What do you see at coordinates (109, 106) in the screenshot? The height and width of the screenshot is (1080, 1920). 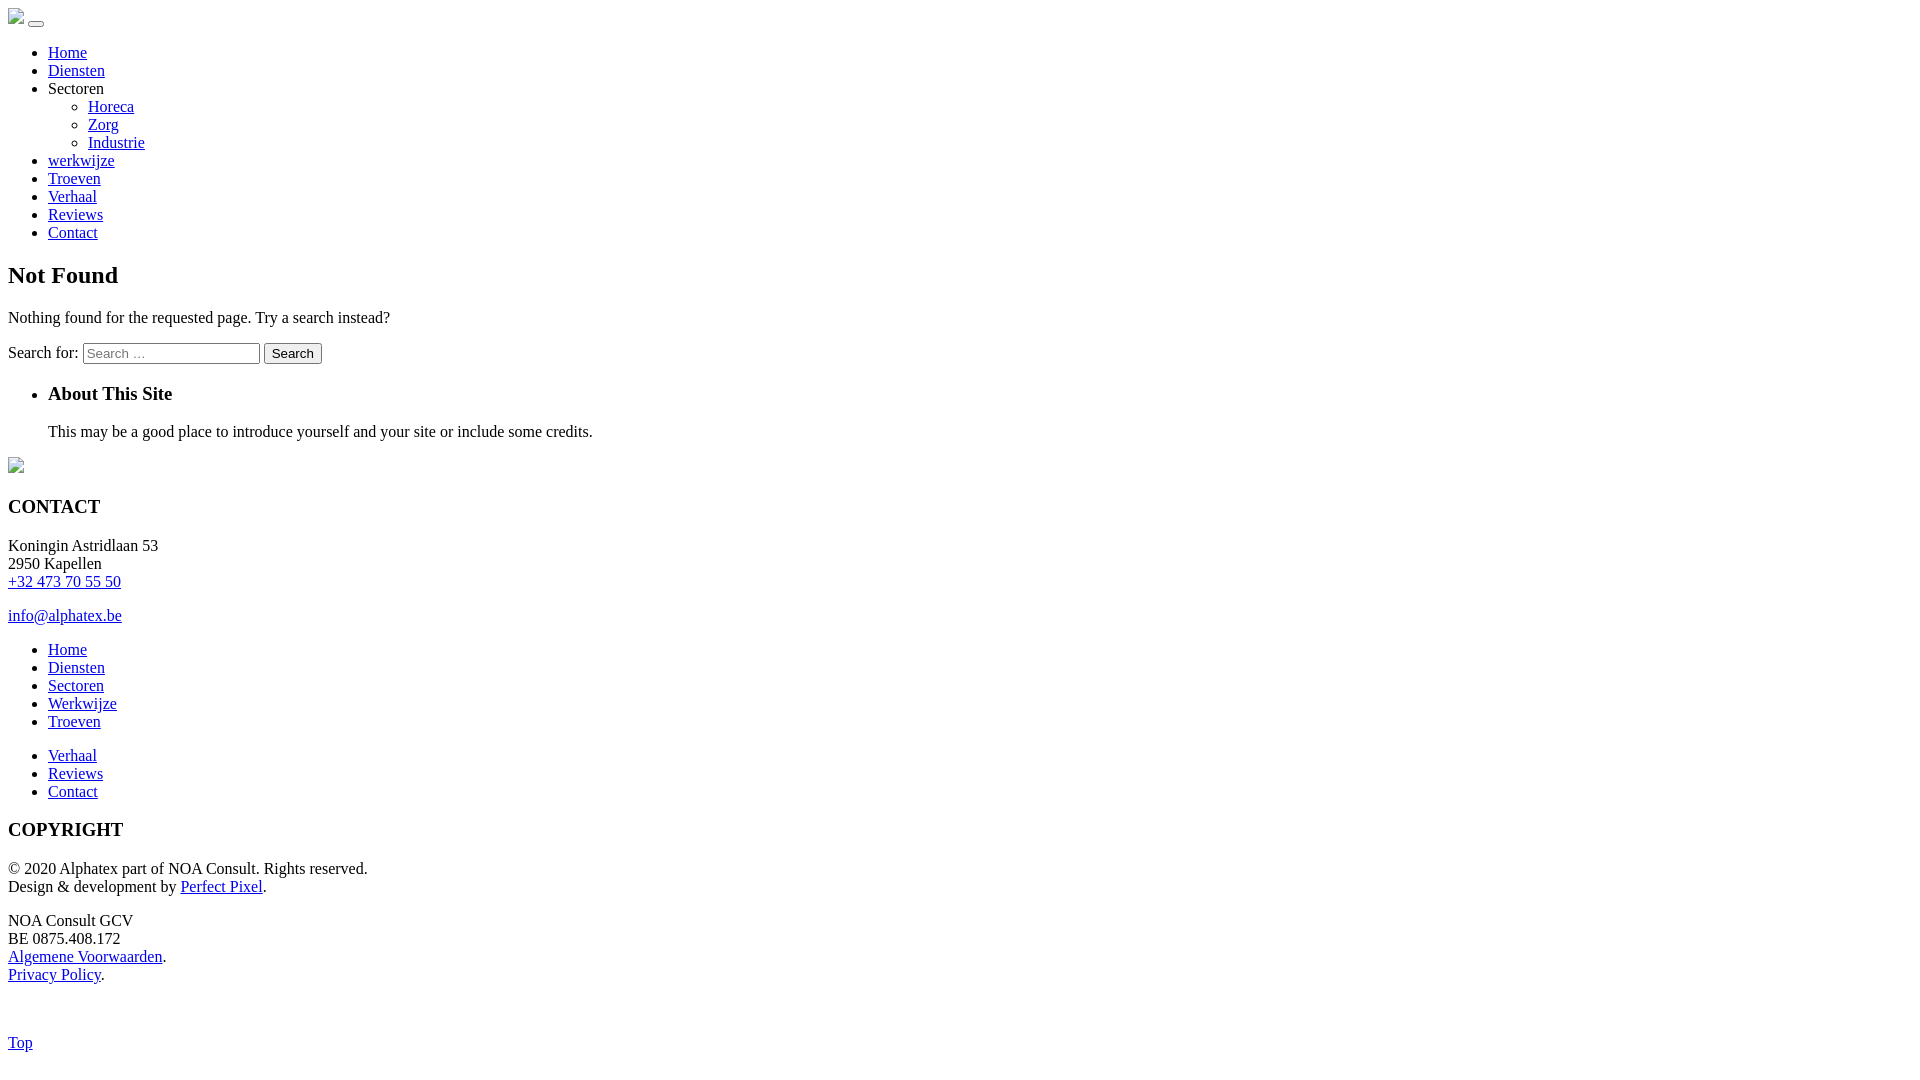 I see `'Horeca'` at bounding box center [109, 106].